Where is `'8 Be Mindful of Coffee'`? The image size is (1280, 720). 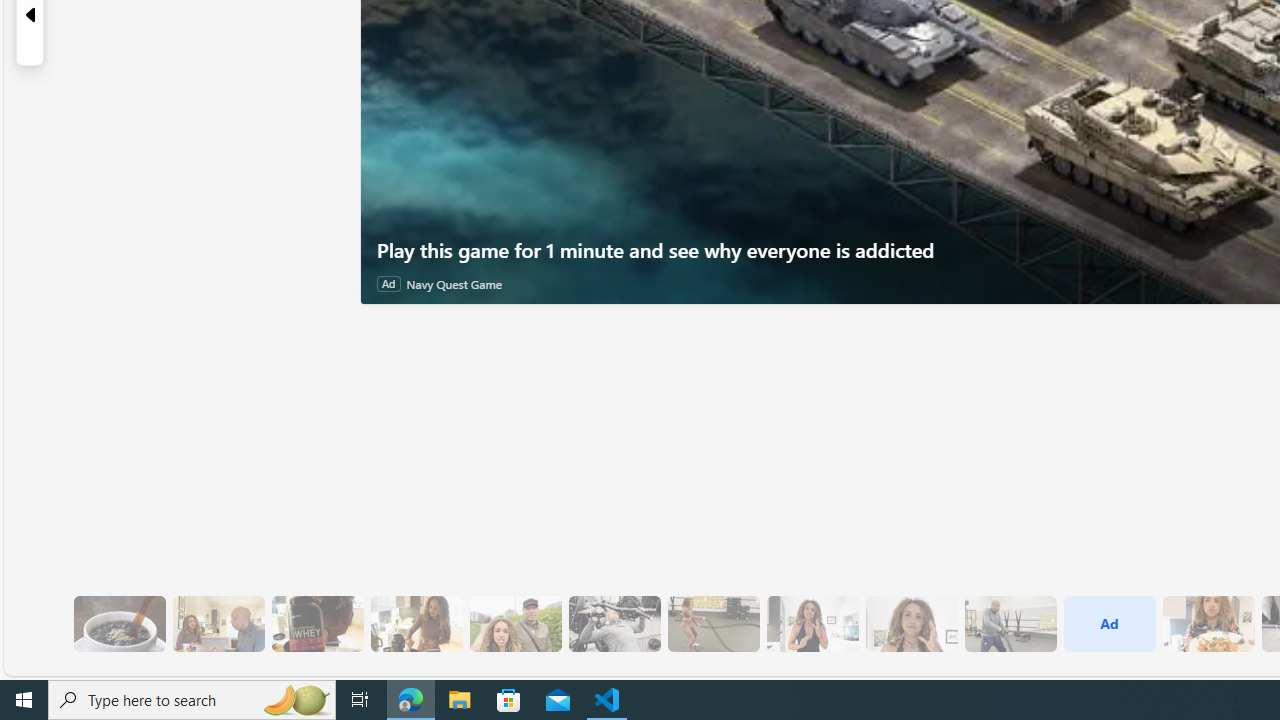 '8 Be Mindful of Coffee' is located at coordinates (118, 623).